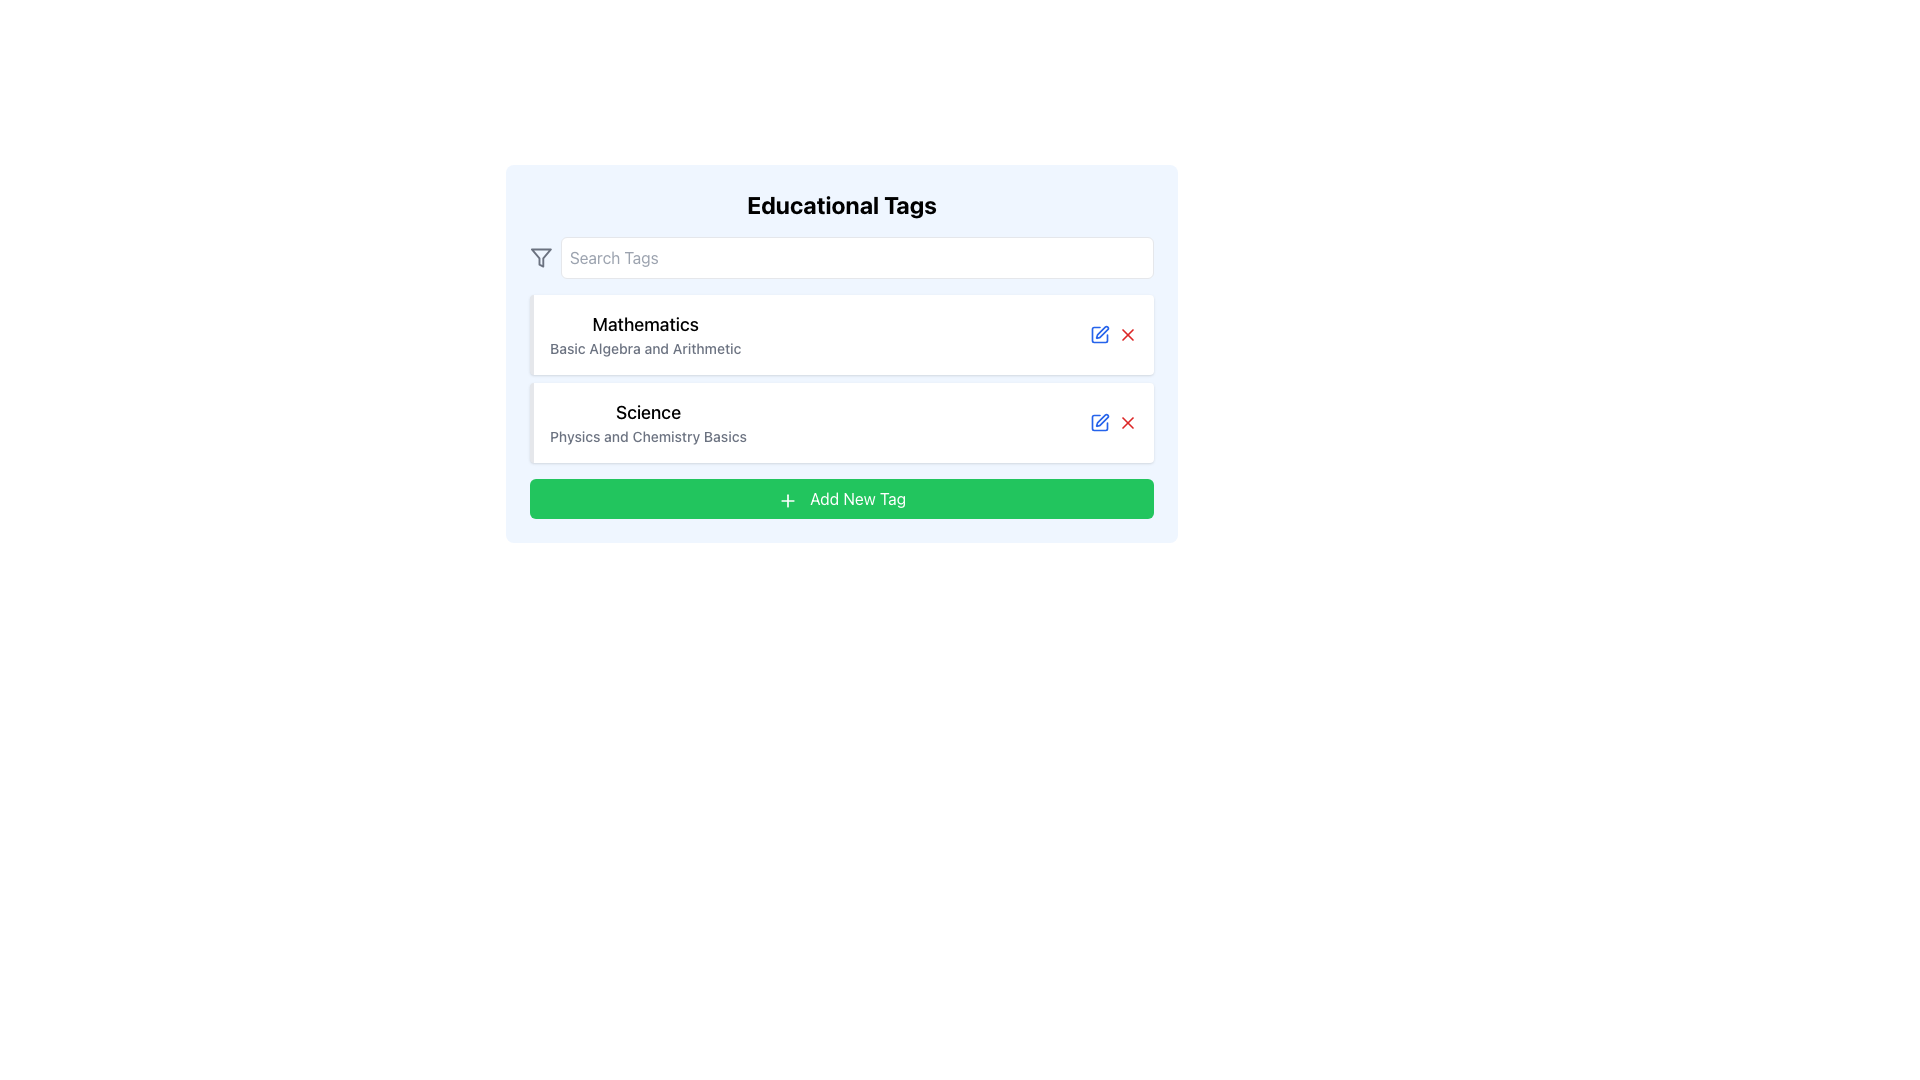 Image resolution: width=1920 pixels, height=1080 pixels. What do you see at coordinates (1098, 334) in the screenshot?
I see `the blue pen icon button indicating an edit action, located next to the 'Mathematics' tag, to trigger a tooltip or visual feedback` at bounding box center [1098, 334].